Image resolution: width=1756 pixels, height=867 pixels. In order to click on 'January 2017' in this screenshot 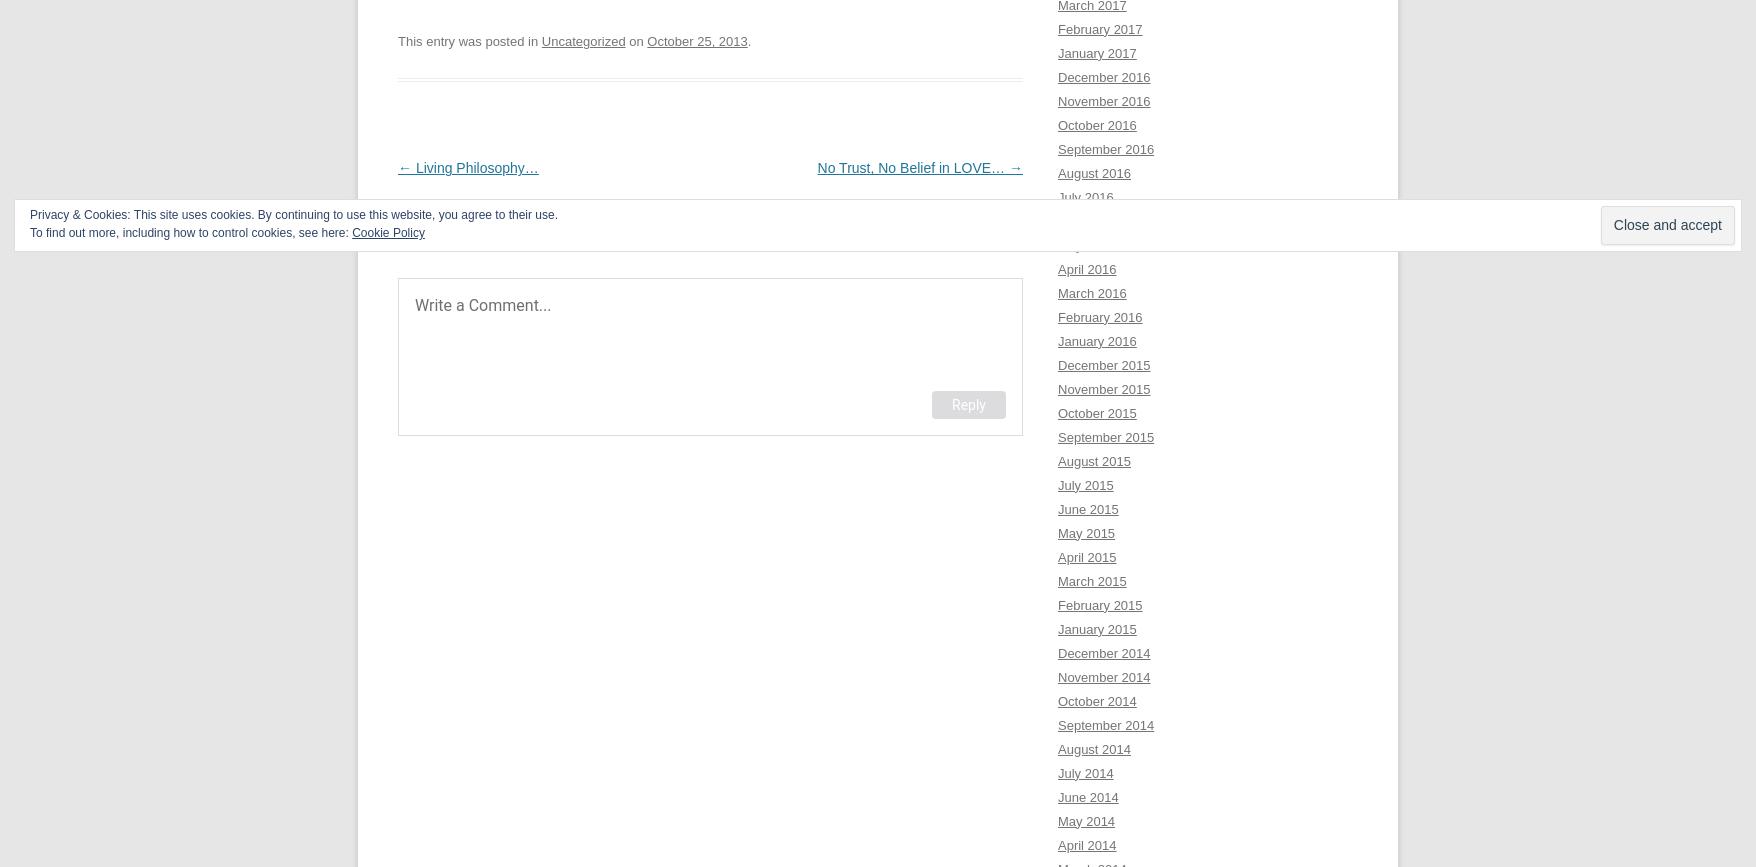, I will do `click(1056, 52)`.